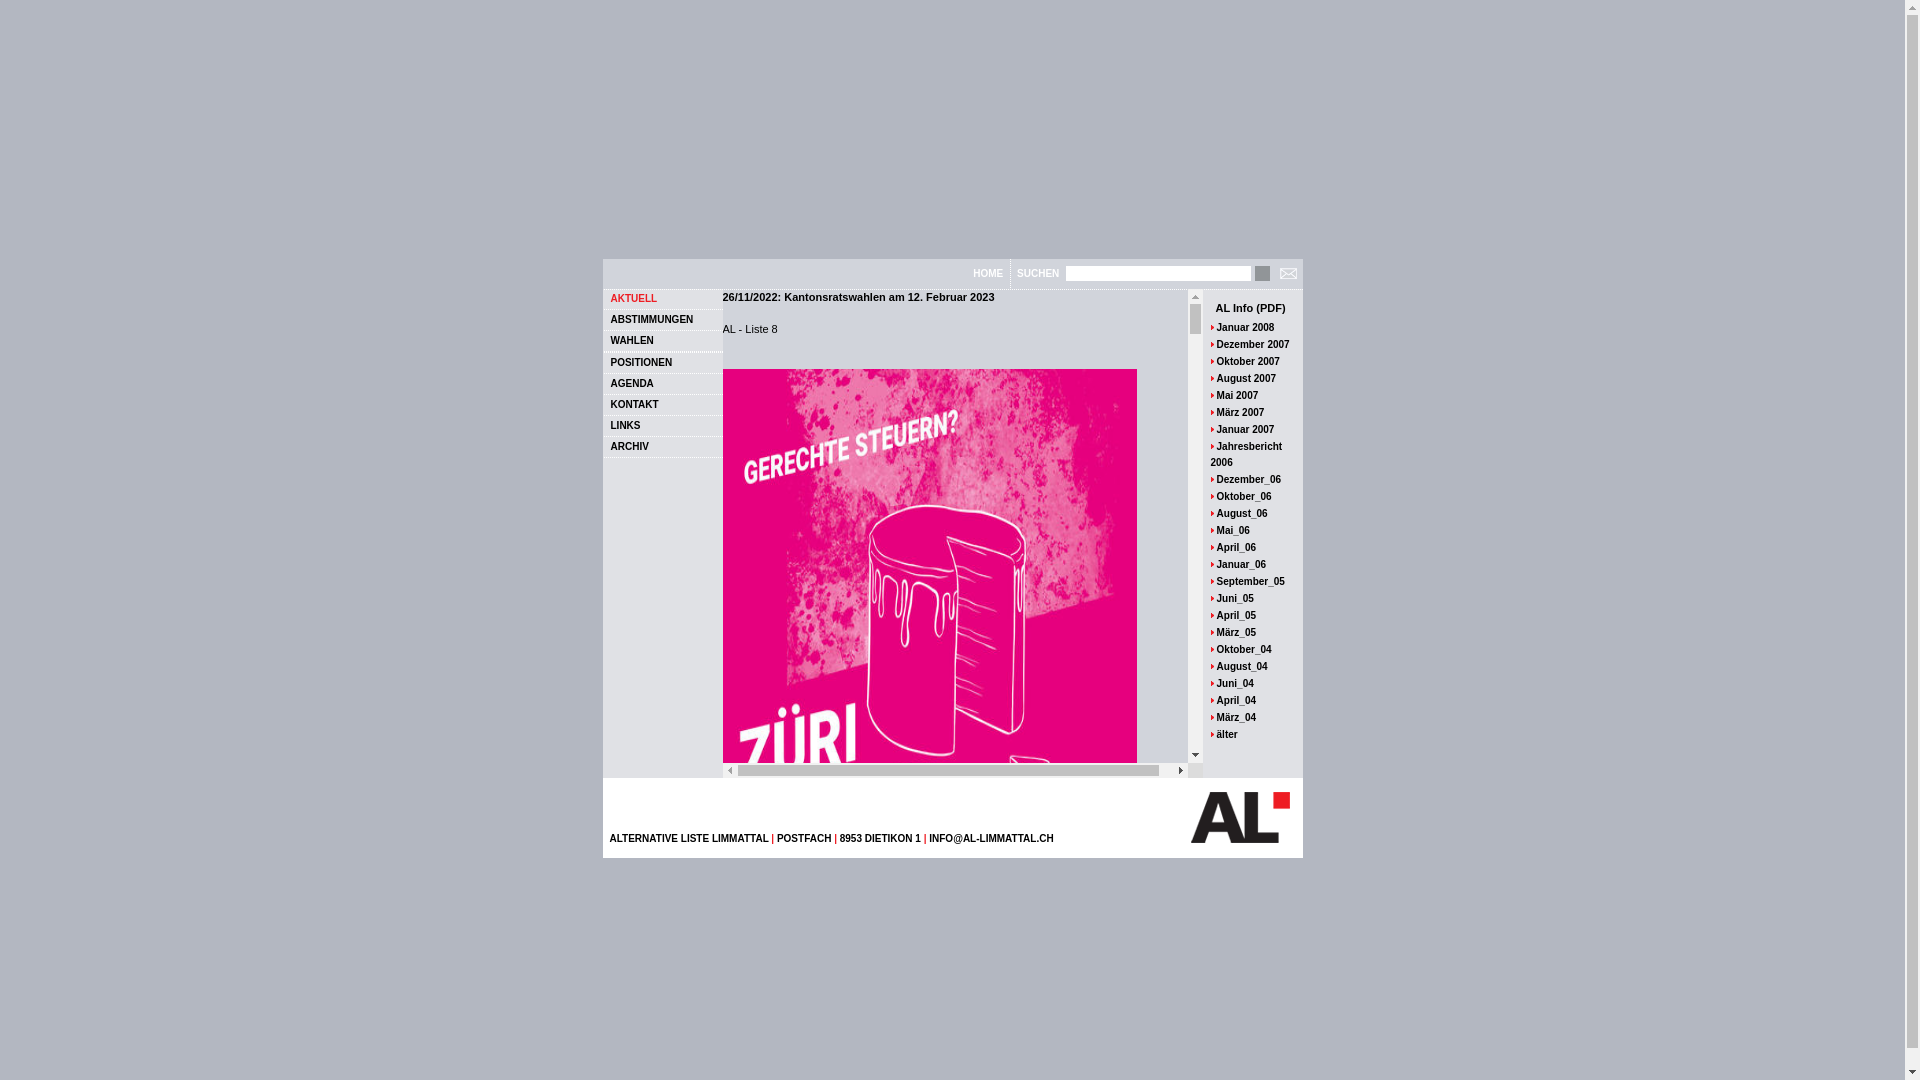  I want to click on 'Mai_06', so click(1232, 528).